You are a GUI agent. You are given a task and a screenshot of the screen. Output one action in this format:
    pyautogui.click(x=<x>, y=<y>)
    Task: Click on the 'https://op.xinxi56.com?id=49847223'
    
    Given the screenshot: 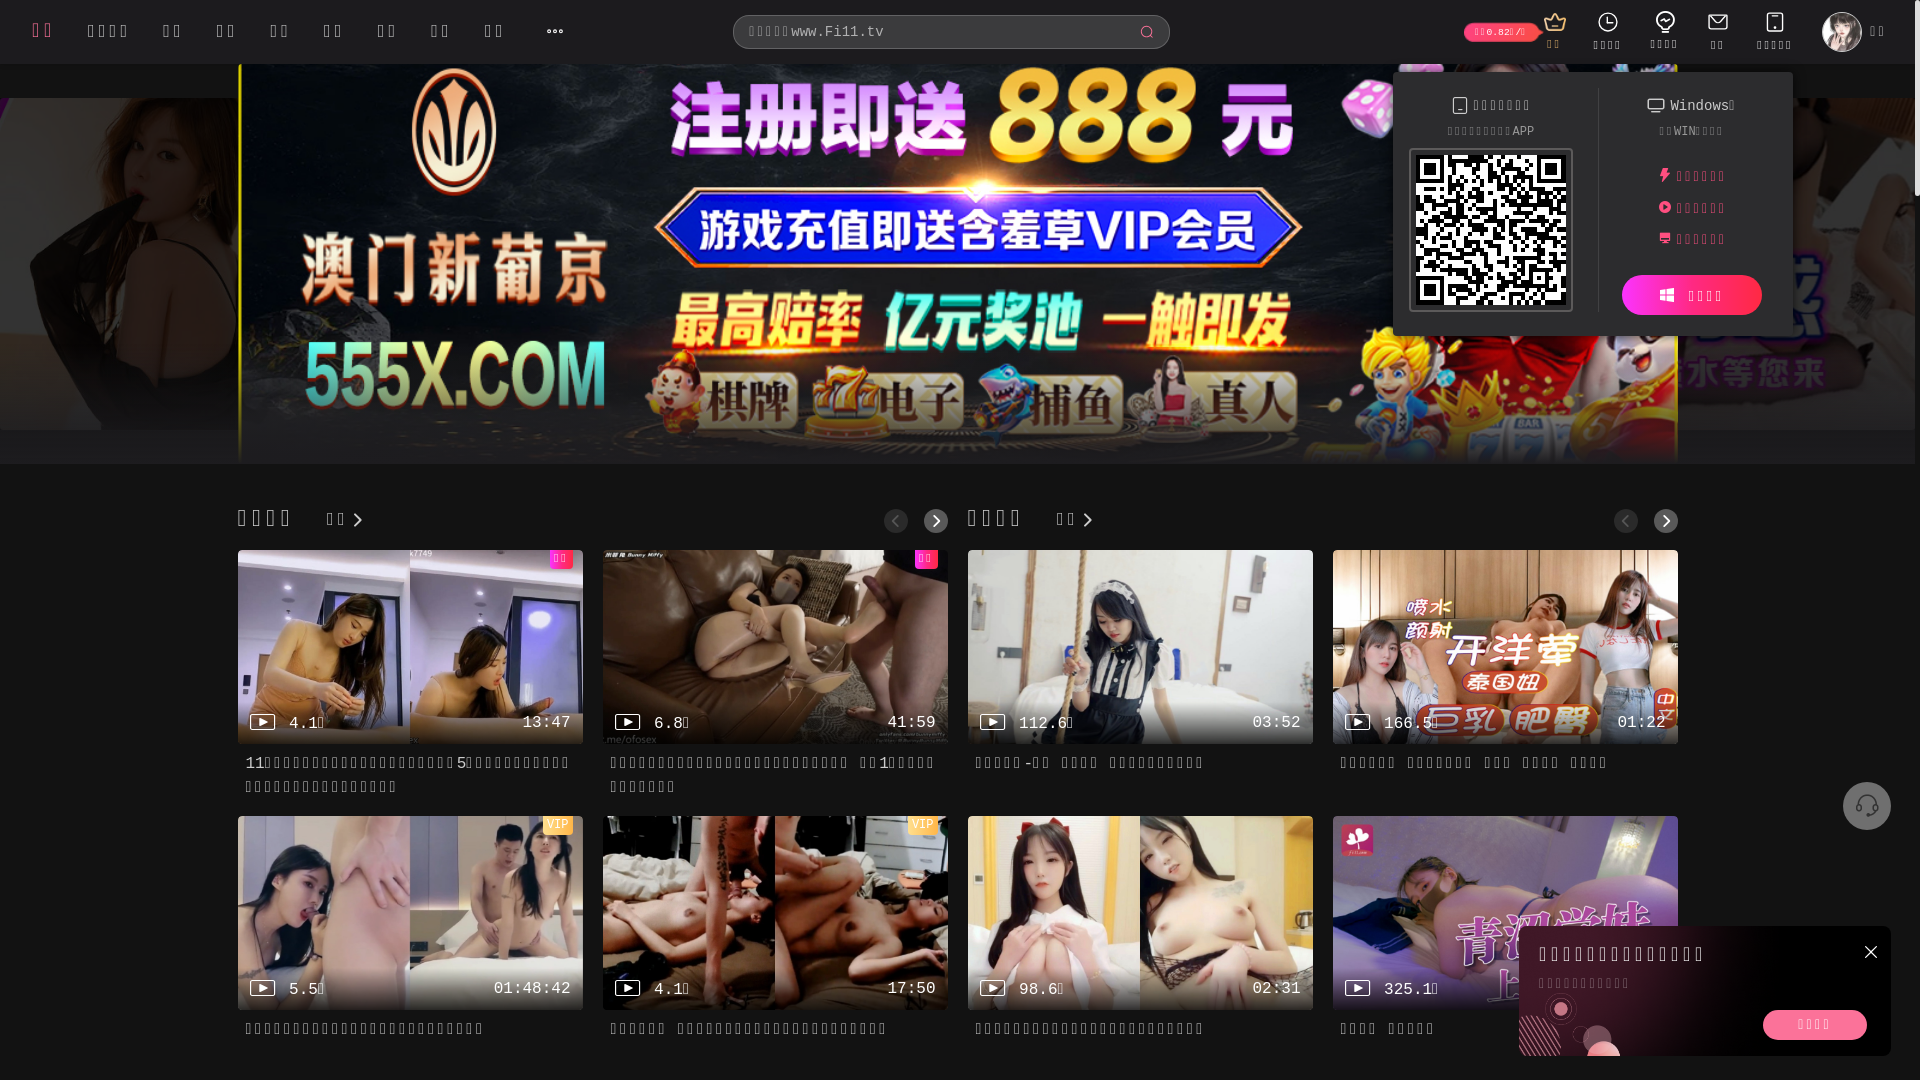 What is the action you would take?
    pyautogui.click(x=1491, y=233)
    